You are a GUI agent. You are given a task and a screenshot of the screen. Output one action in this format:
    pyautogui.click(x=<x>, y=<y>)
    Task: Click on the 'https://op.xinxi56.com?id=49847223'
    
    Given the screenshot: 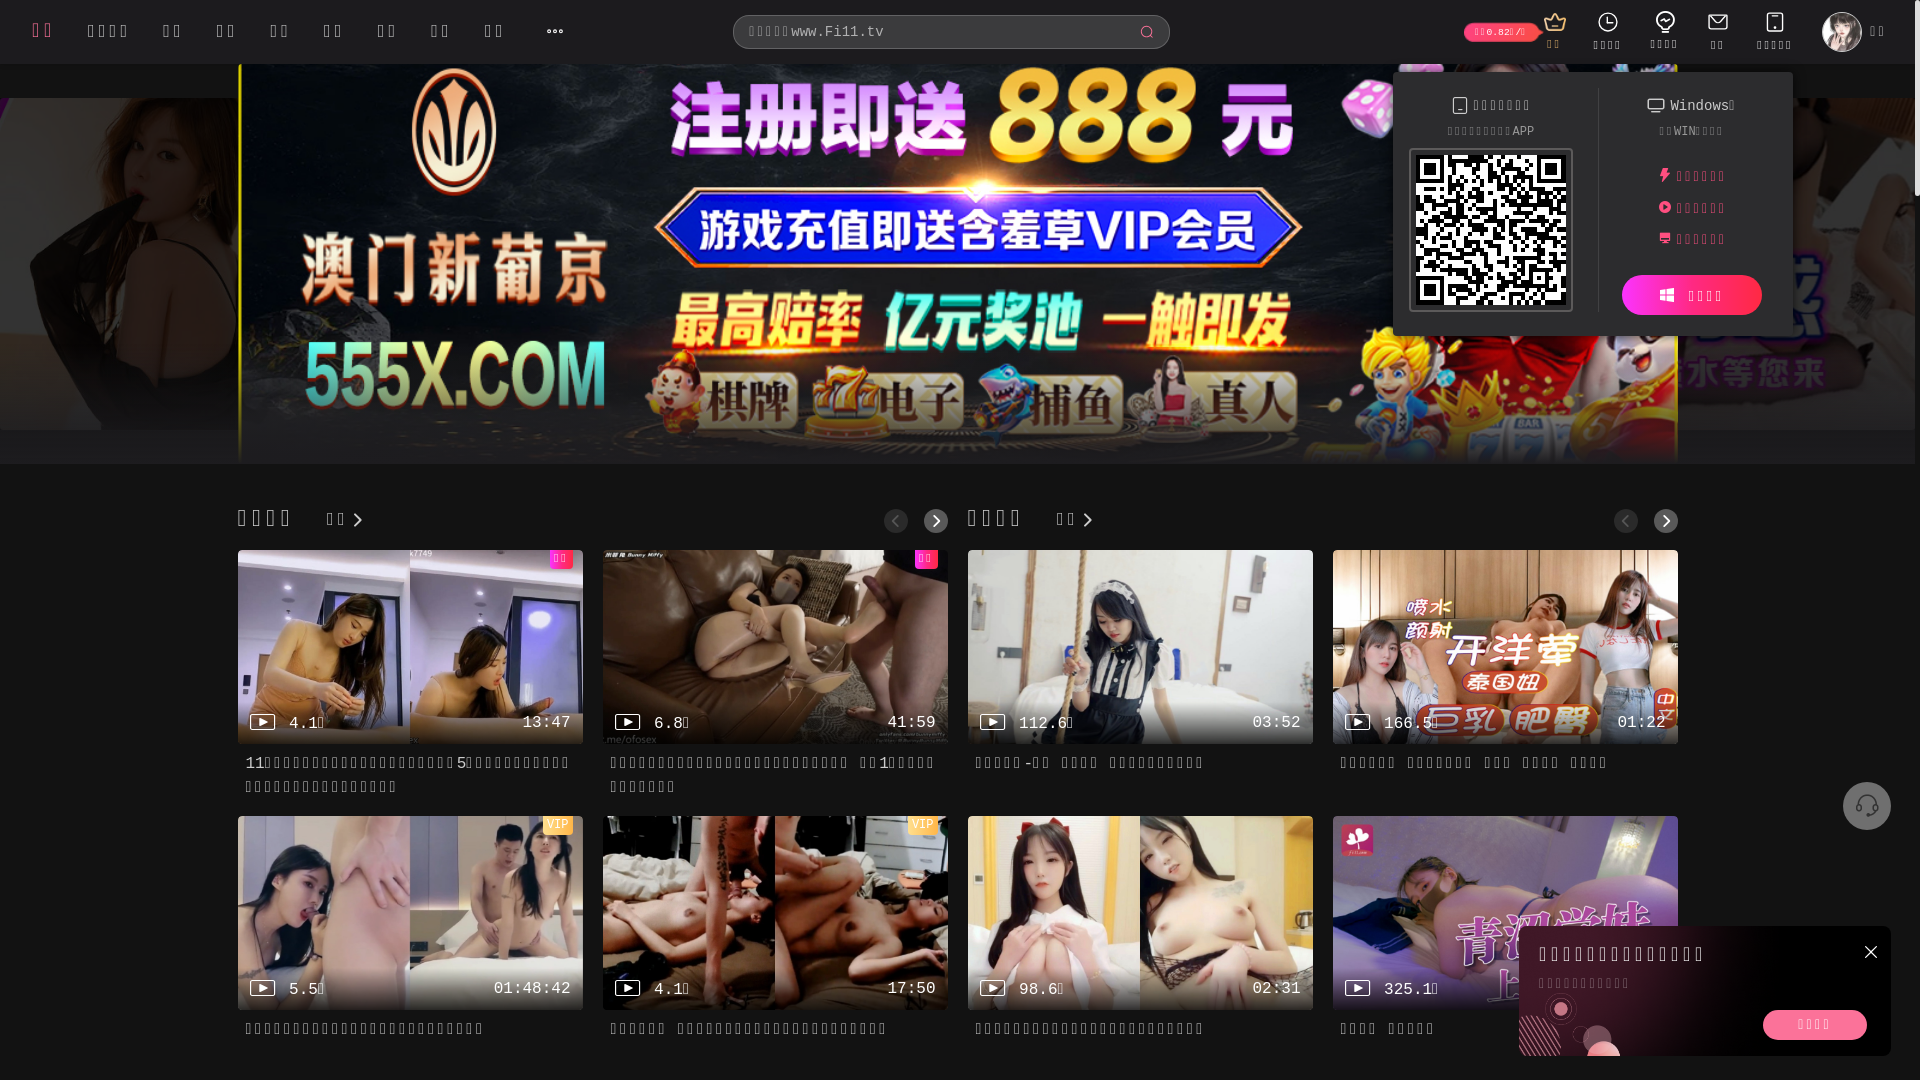 What is the action you would take?
    pyautogui.click(x=1491, y=233)
    